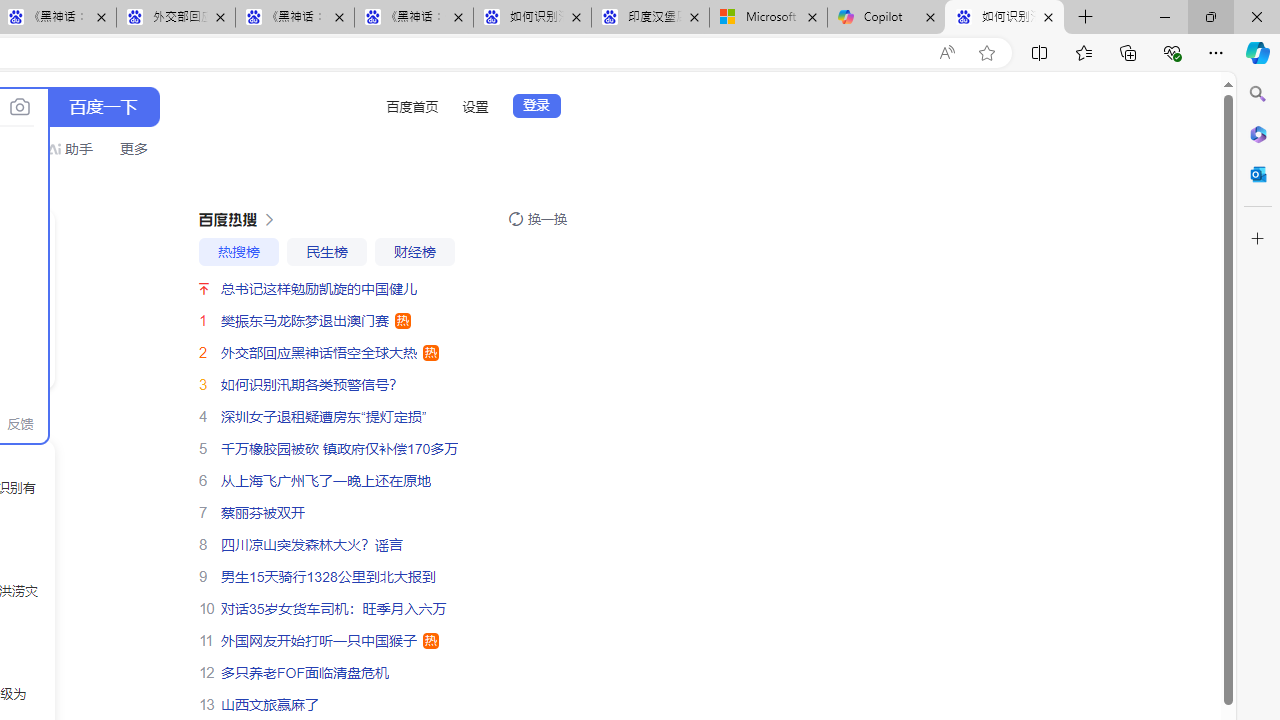 This screenshot has height=720, width=1280. What do you see at coordinates (885, 17) in the screenshot?
I see `'Copilot'` at bounding box center [885, 17].